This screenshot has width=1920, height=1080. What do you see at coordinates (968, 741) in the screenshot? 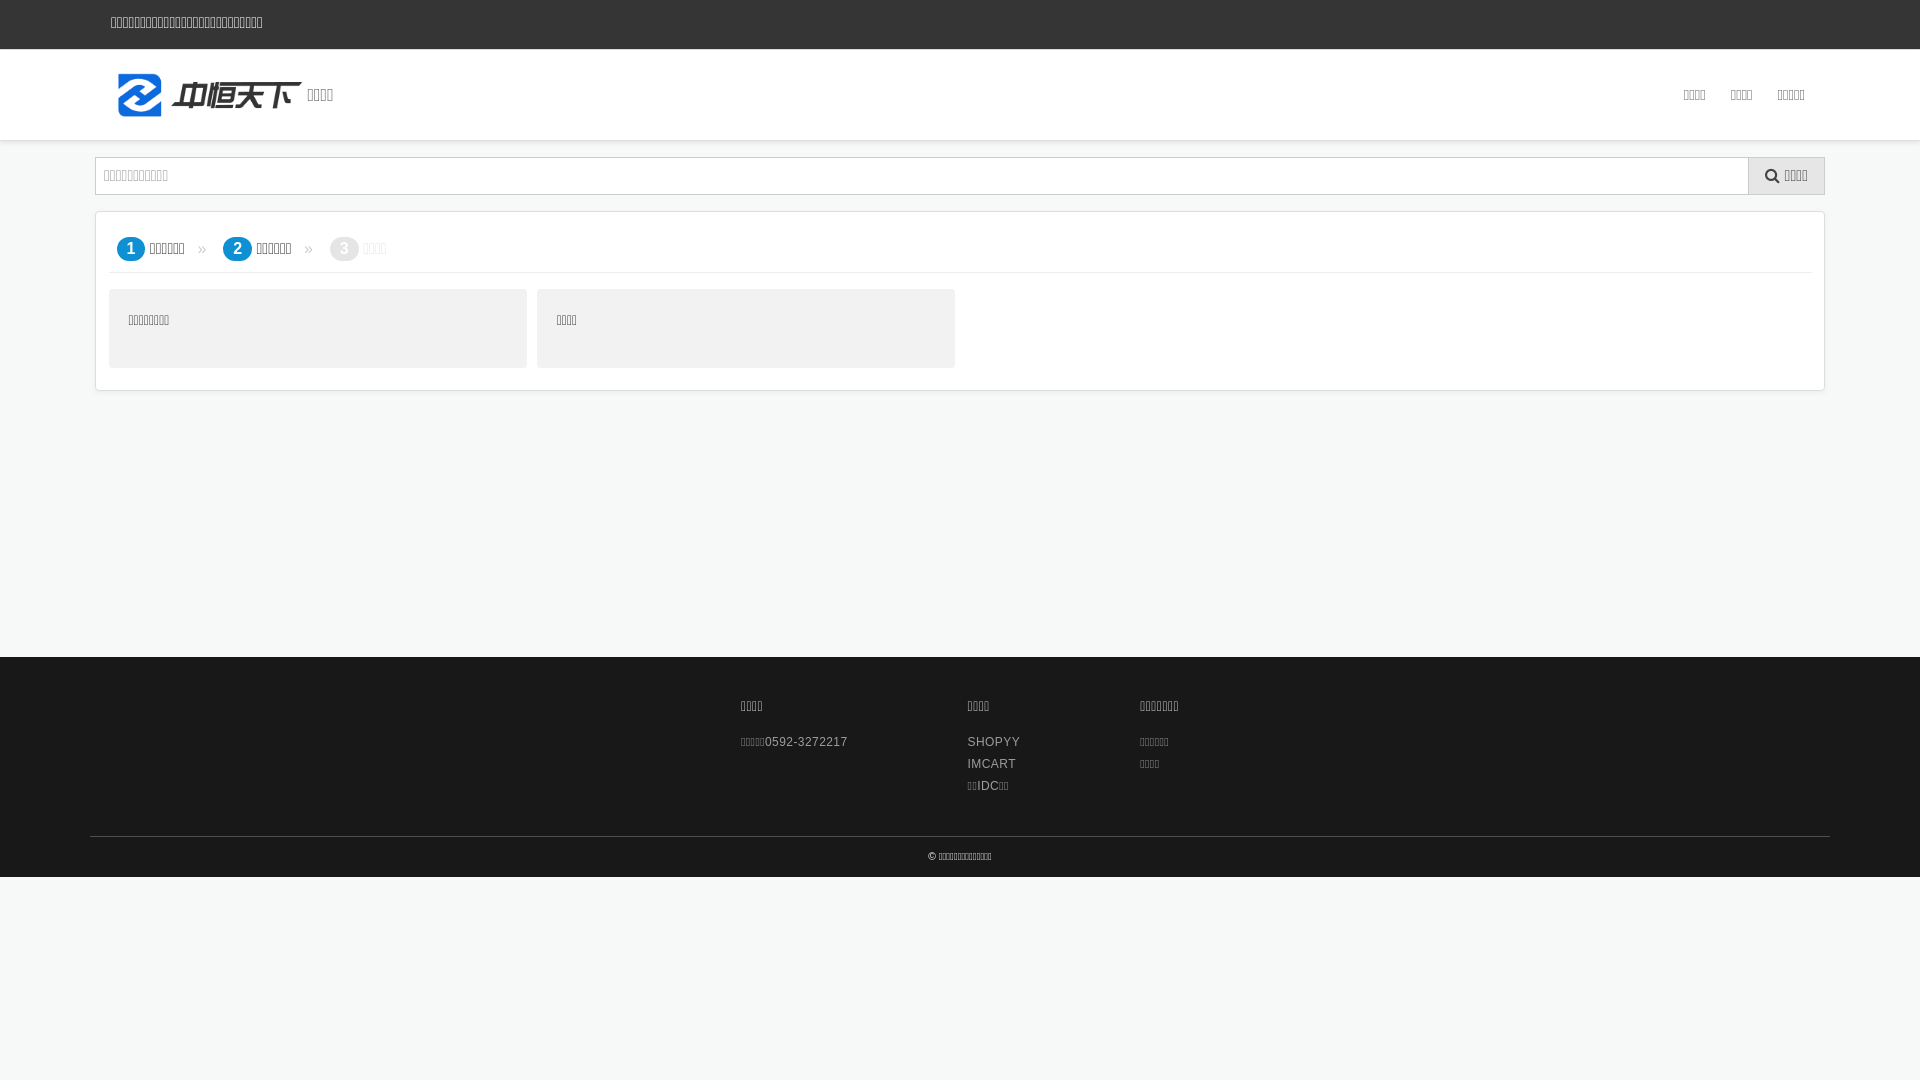
I see `'SHOPYY'` at bounding box center [968, 741].